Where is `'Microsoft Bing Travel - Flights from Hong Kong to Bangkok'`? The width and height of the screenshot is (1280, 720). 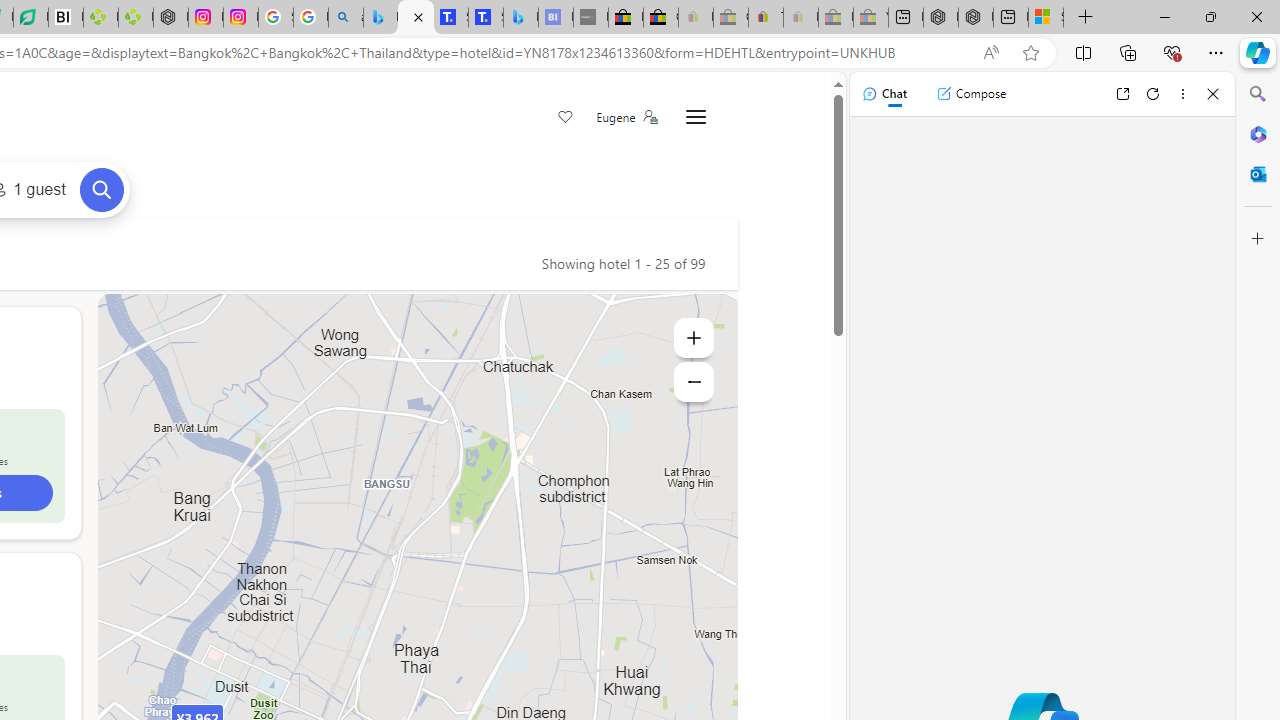 'Microsoft Bing Travel - Flights from Hong Kong to Bangkok' is located at coordinates (380, 17).